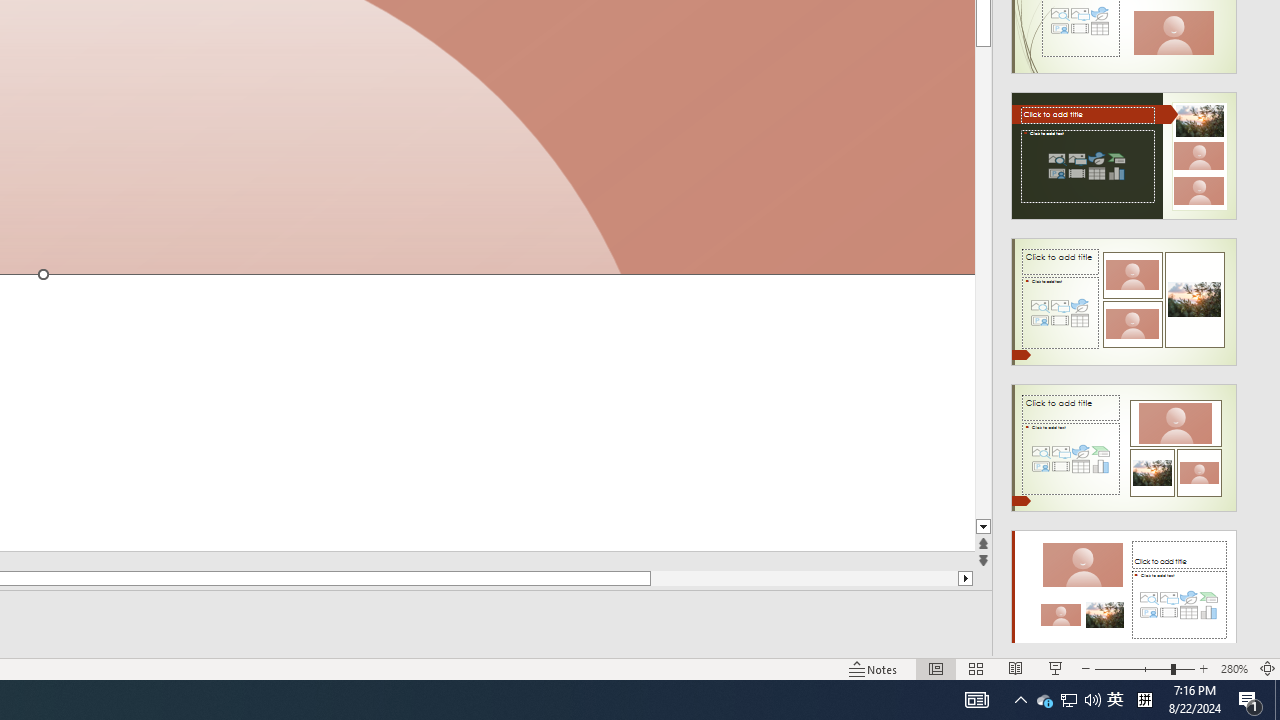 Image resolution: width=1280 pixels, height=720 pixels. I want to click on 'Zoom 280%', so click(1233, 669).